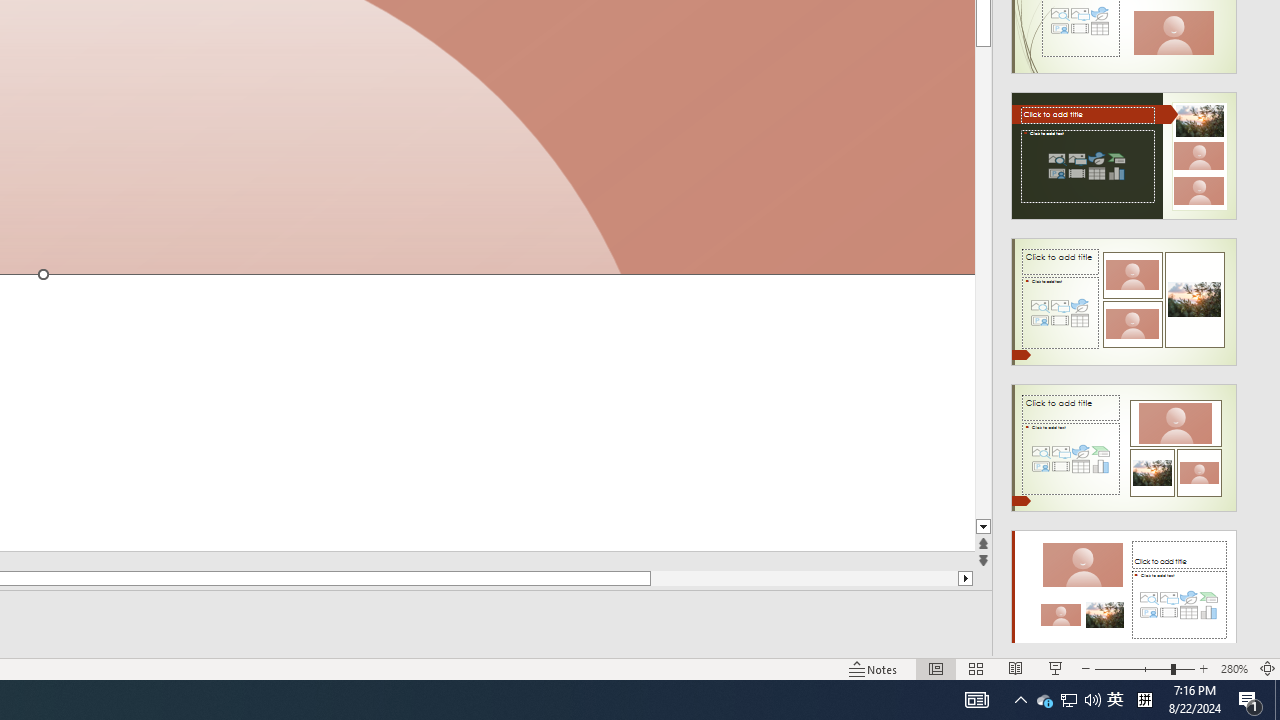 Image resolution: width=1280 pixels, height=720 pixels. I want to click on 'Zoom 280%', so click(1233, 669).